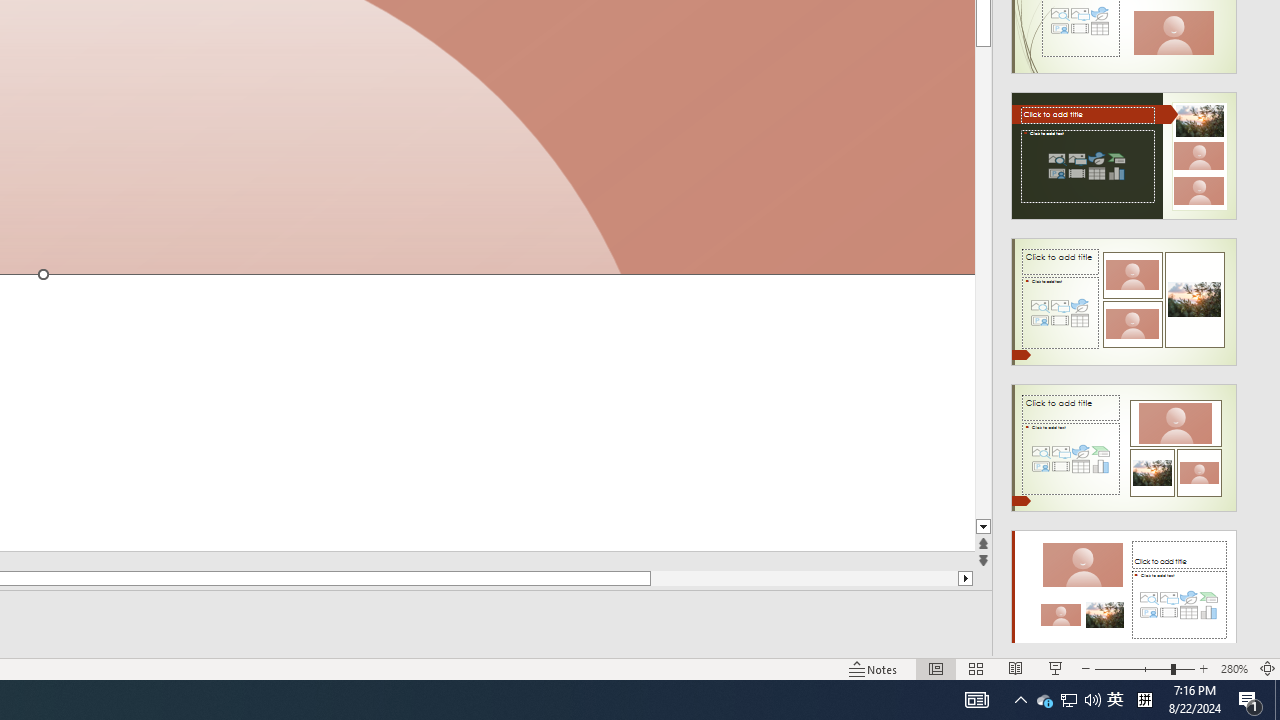 Image resolution: width=1280 pixels, height=720 pixels. I want to click on 'Zoom 280%', so click(1233, 669).